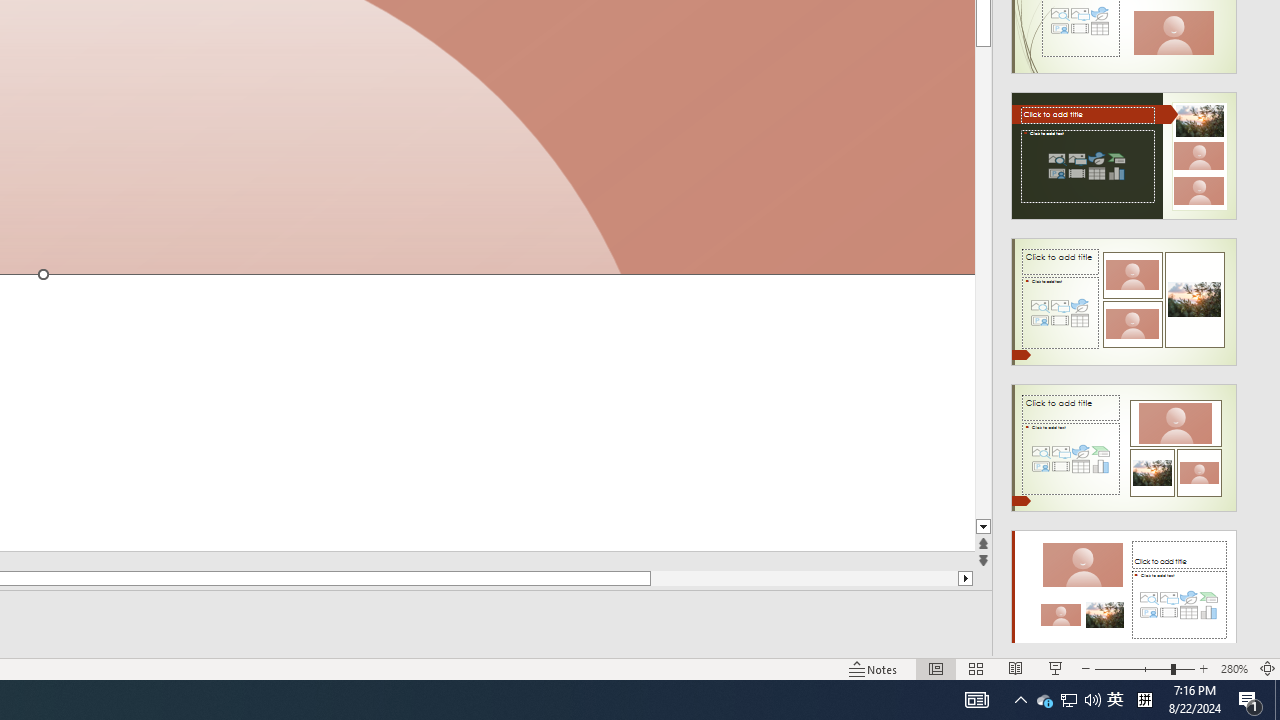 Image resolution: width=1280 pixels, height=720 pixels. I want to click on 'Zoom 280%', so click(1233, 669).